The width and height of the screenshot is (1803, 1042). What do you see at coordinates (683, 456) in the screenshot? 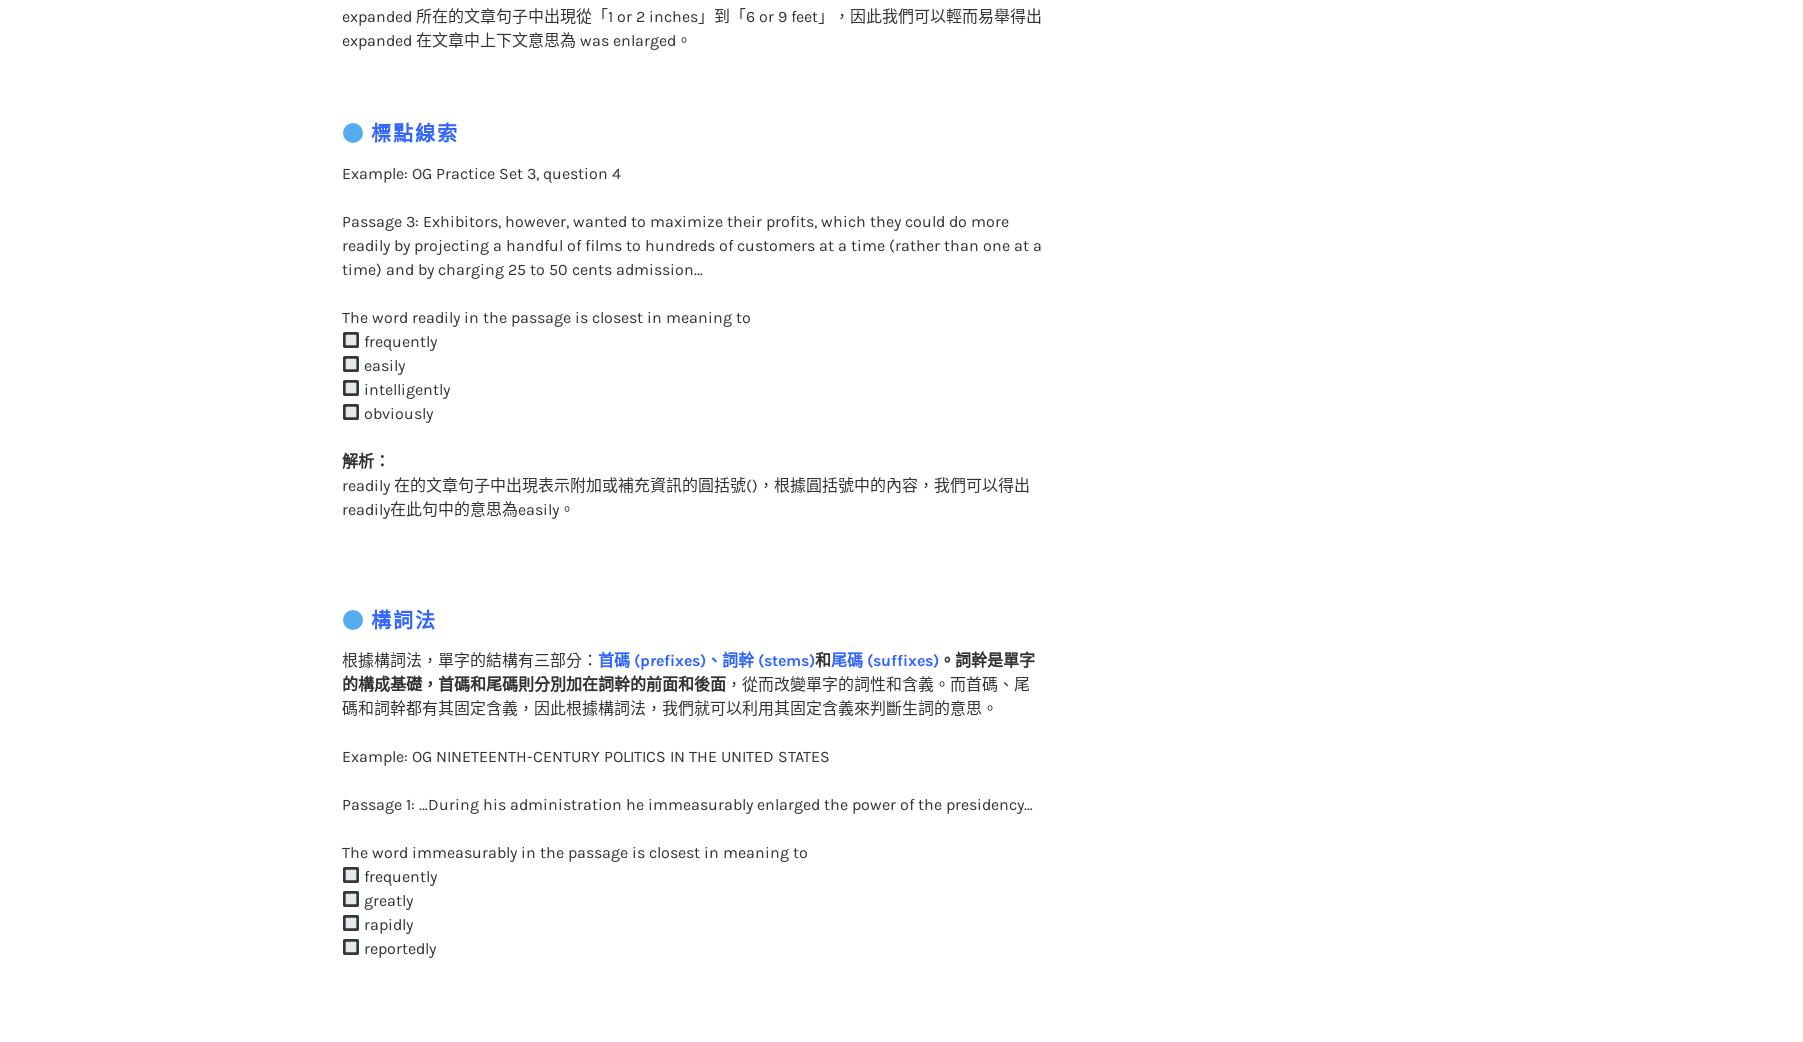
I see `'readily 在的文章句子中出現表示附加或補充資訊的圓括號()，根據圓括號中的內容，我們可以得出readily在此句中的意思為easily。'` at bounding box center [683, 456].